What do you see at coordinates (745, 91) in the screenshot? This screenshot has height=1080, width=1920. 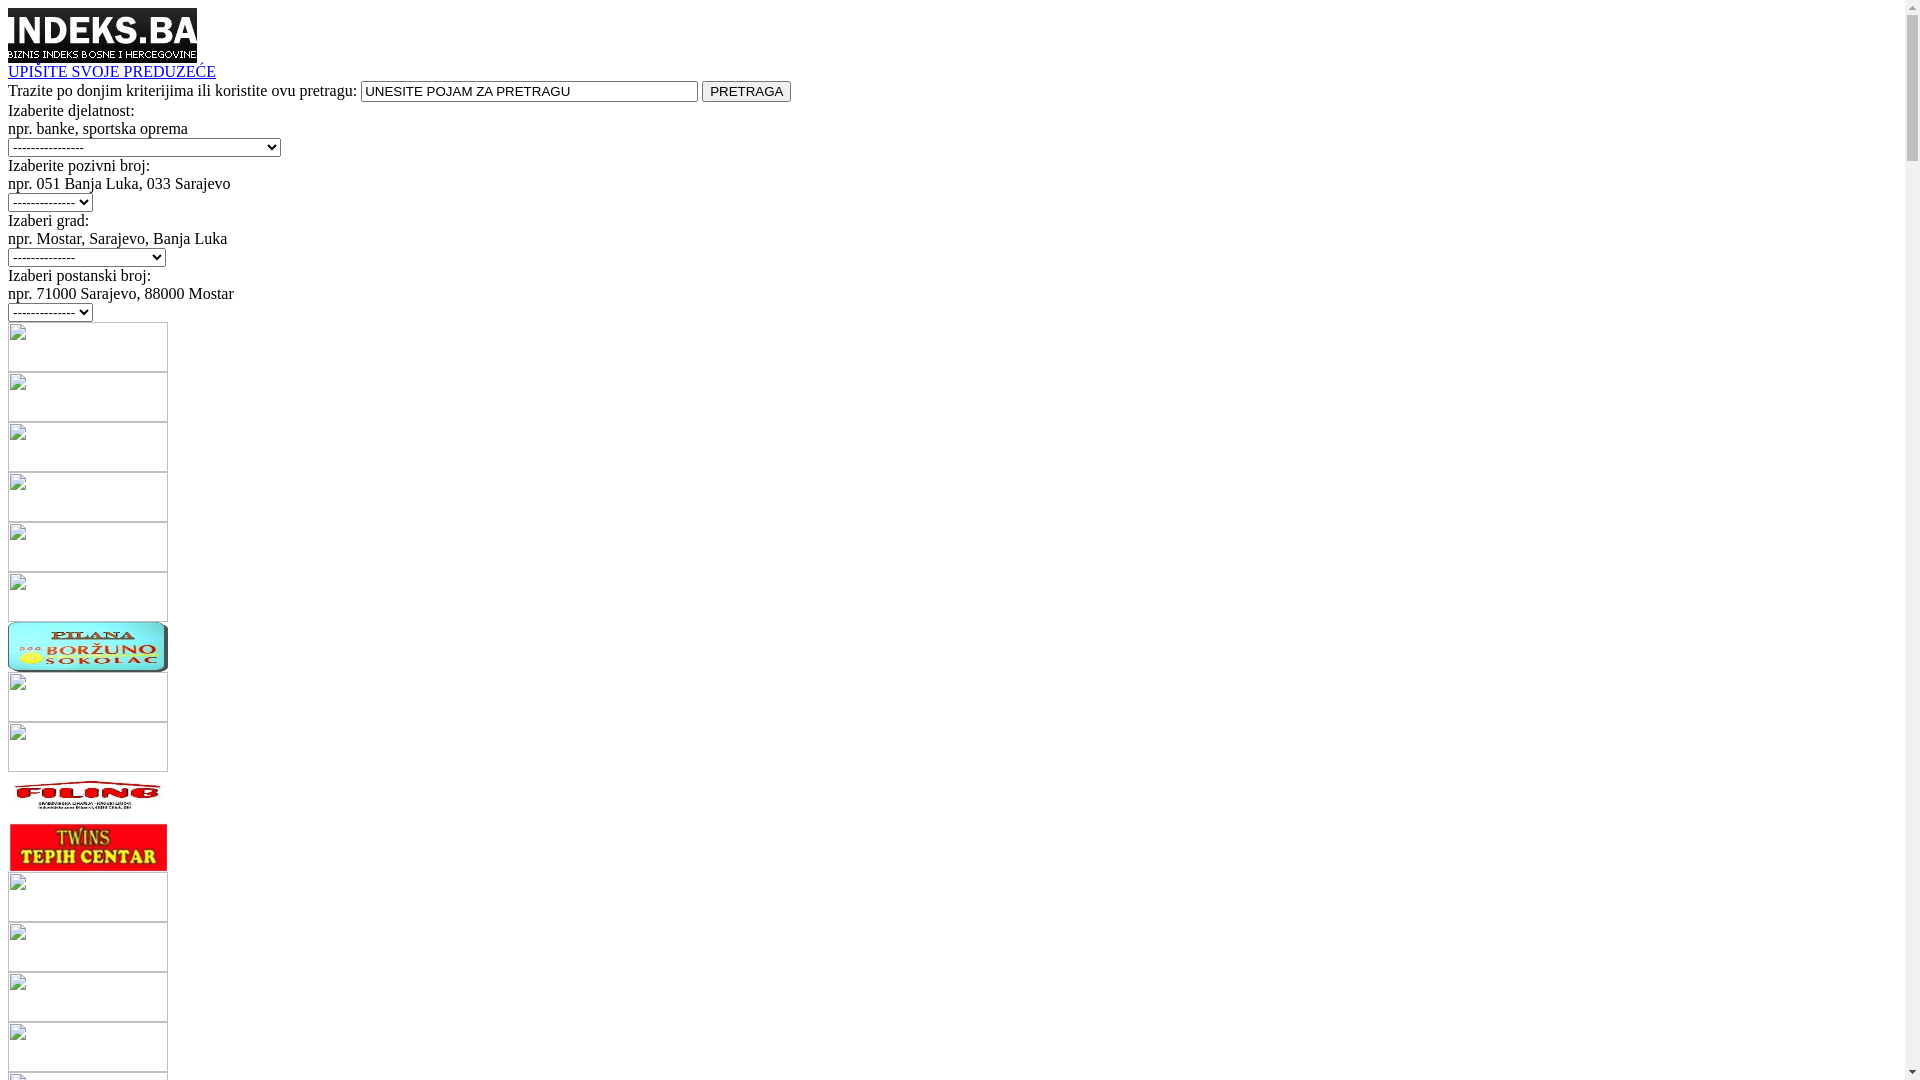 I see `'PRETRAGA'` at bounding box center [745, 91].